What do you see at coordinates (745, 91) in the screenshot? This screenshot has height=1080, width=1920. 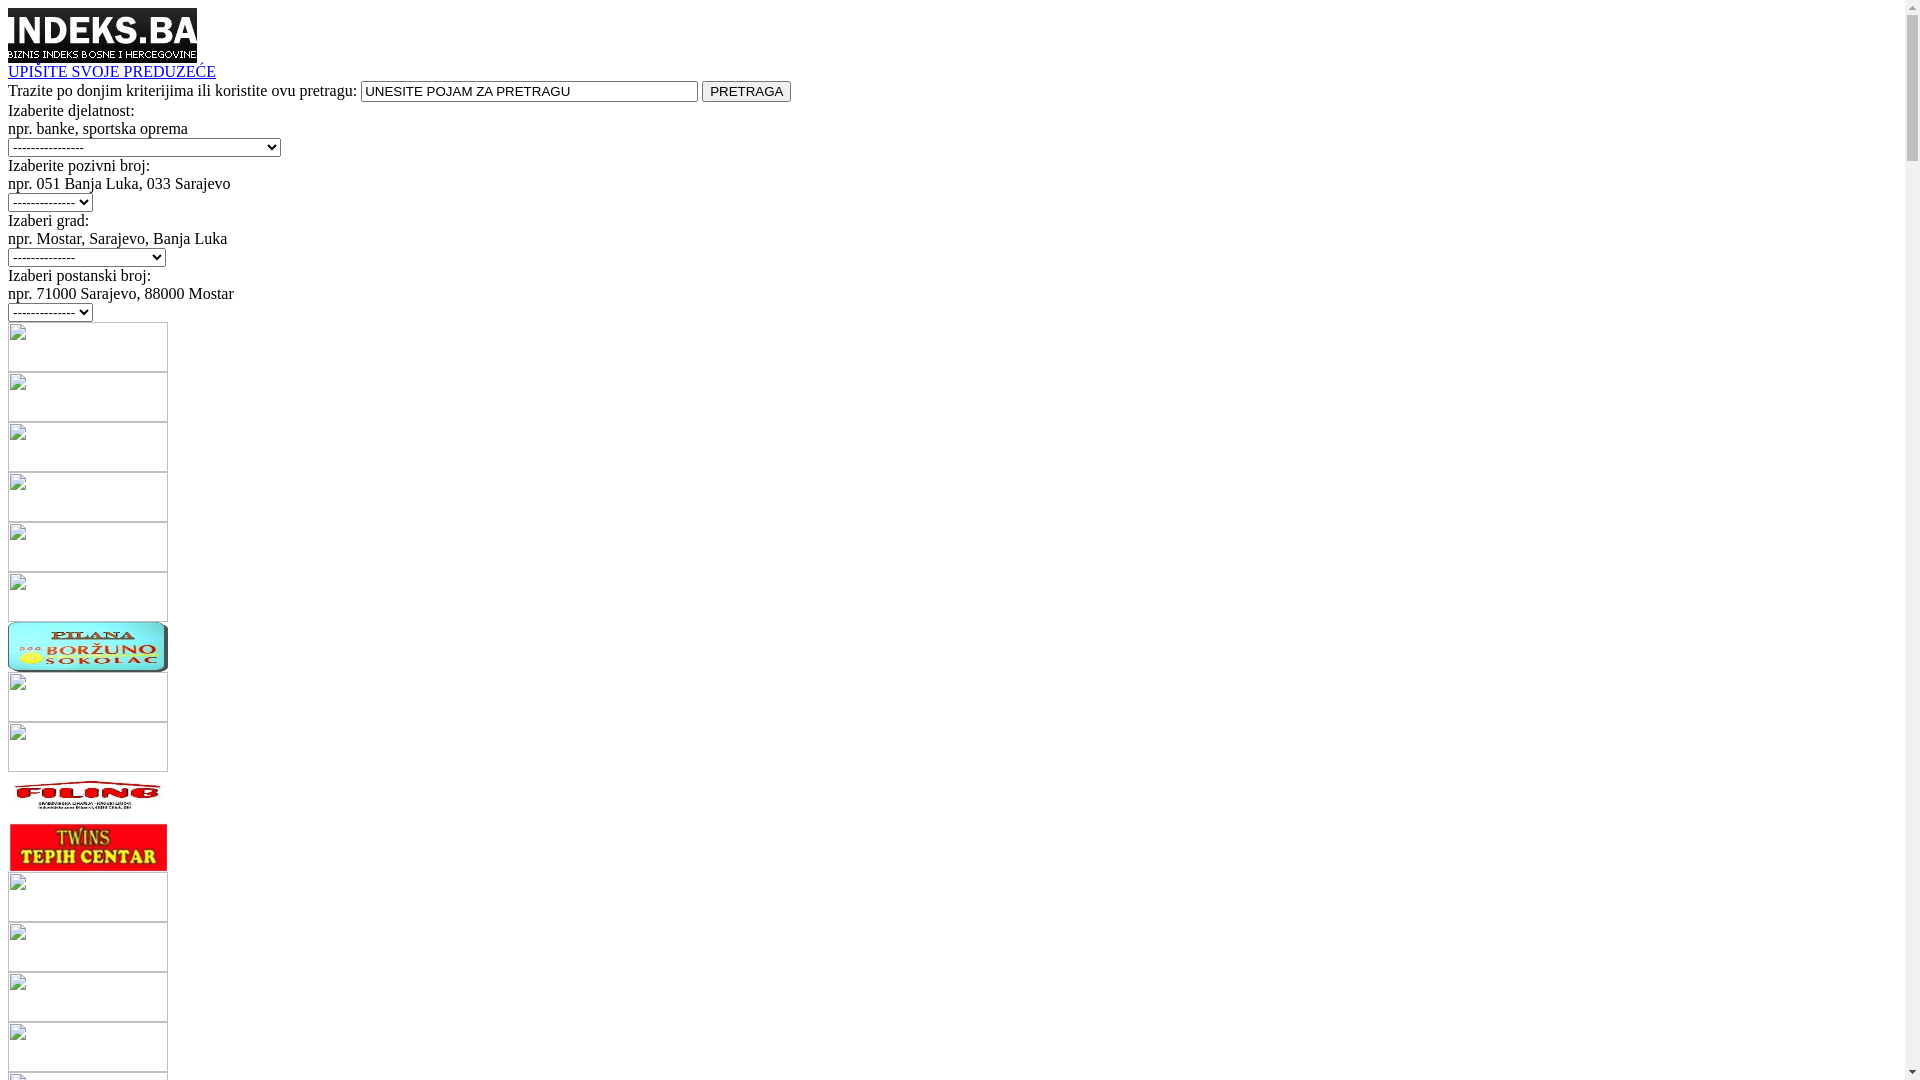 I see `'PRETRAGA'` at bounding box center [745, 91].